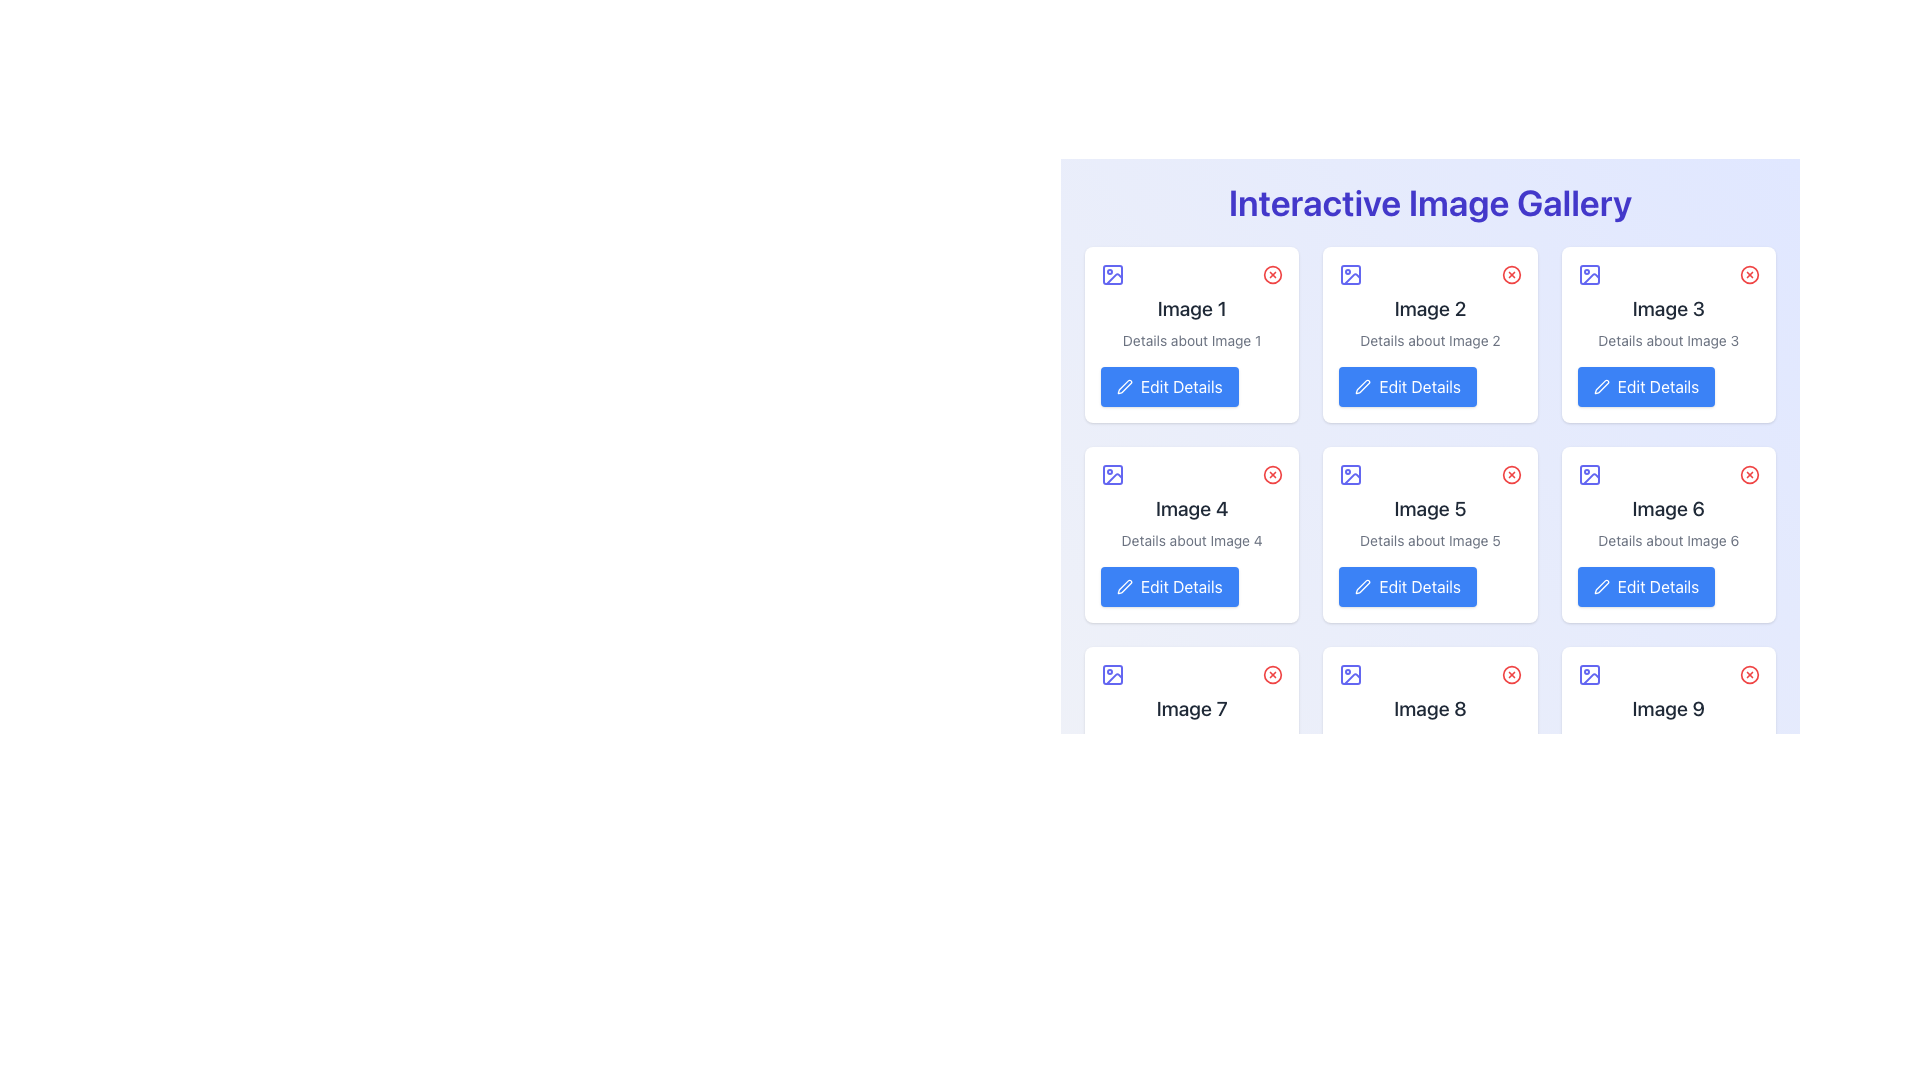 This screenshot has width=1920, height=1080. I want to click on the red circular button with a white cross located in the top-right corner of the 'Image 8' card, so click(1511, 675).